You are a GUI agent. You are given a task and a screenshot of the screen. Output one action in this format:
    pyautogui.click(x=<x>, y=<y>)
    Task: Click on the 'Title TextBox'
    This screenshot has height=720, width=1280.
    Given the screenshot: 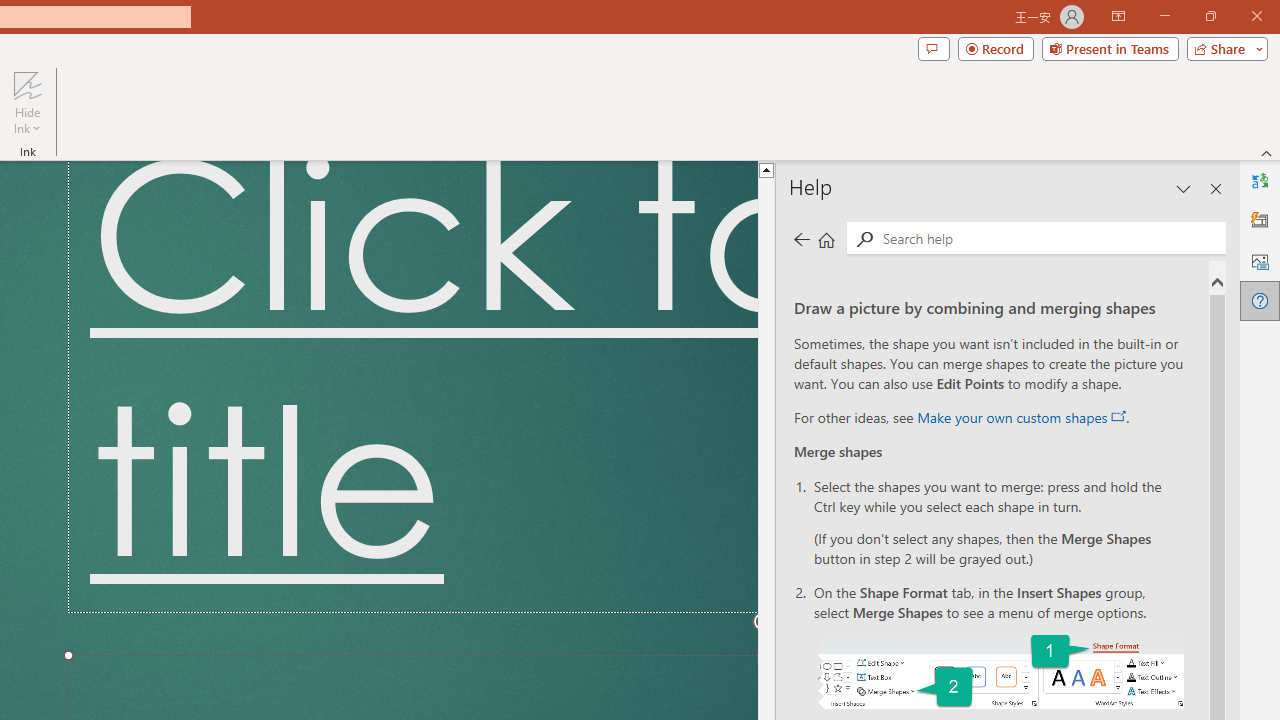 What is the action you would take?
    pyautogui.click(x=411, y=387)
    